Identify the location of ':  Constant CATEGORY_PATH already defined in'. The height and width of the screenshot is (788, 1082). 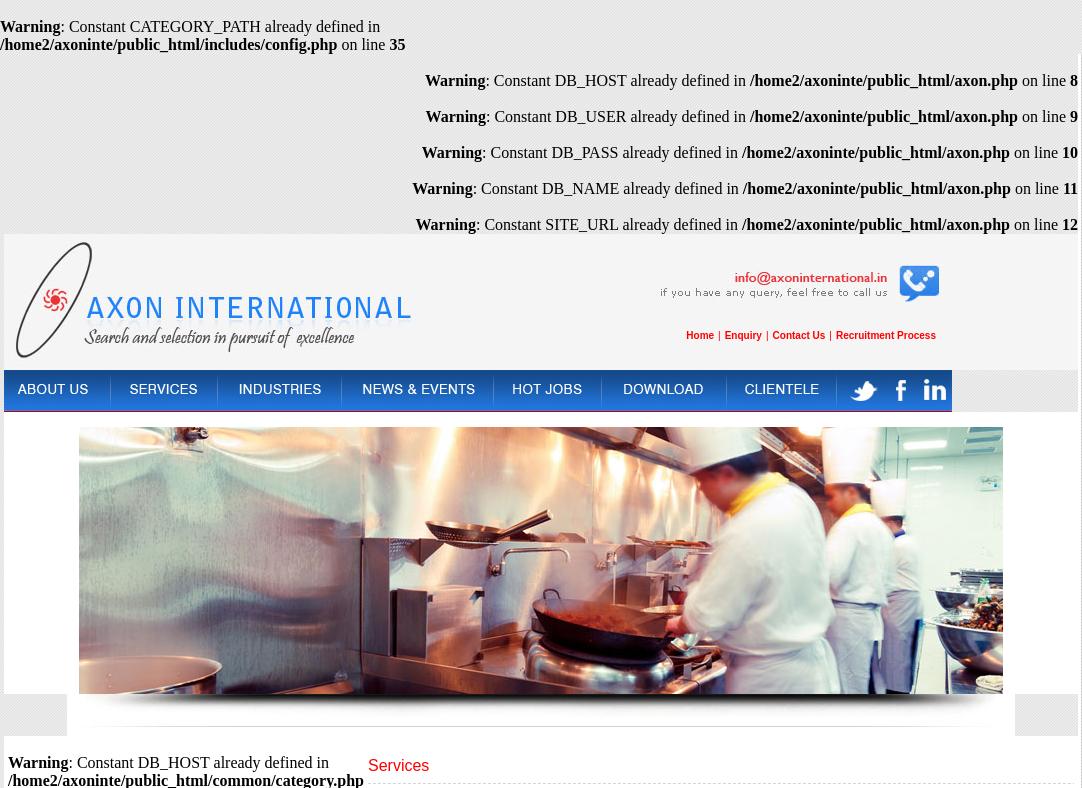
(219, 25).